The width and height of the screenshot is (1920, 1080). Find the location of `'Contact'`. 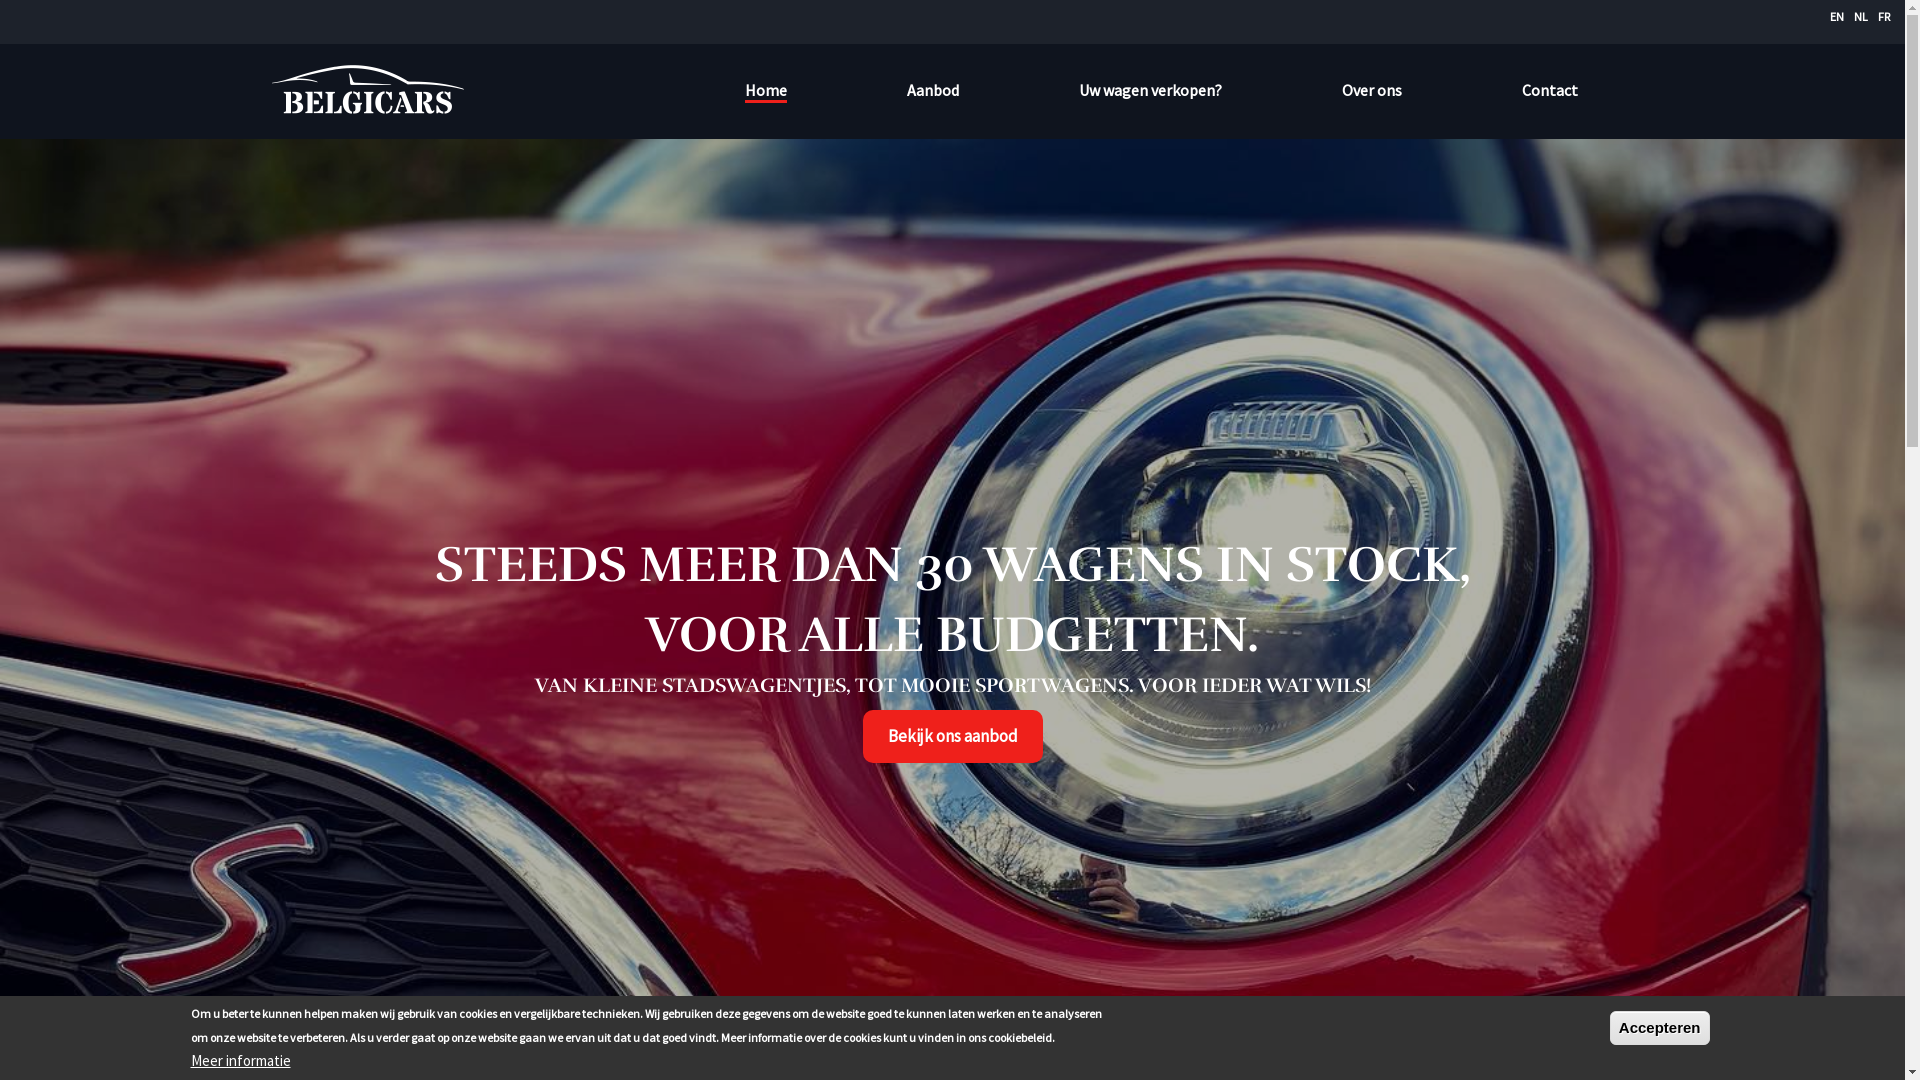

'Contact' is located at coordinates (1549, 88).